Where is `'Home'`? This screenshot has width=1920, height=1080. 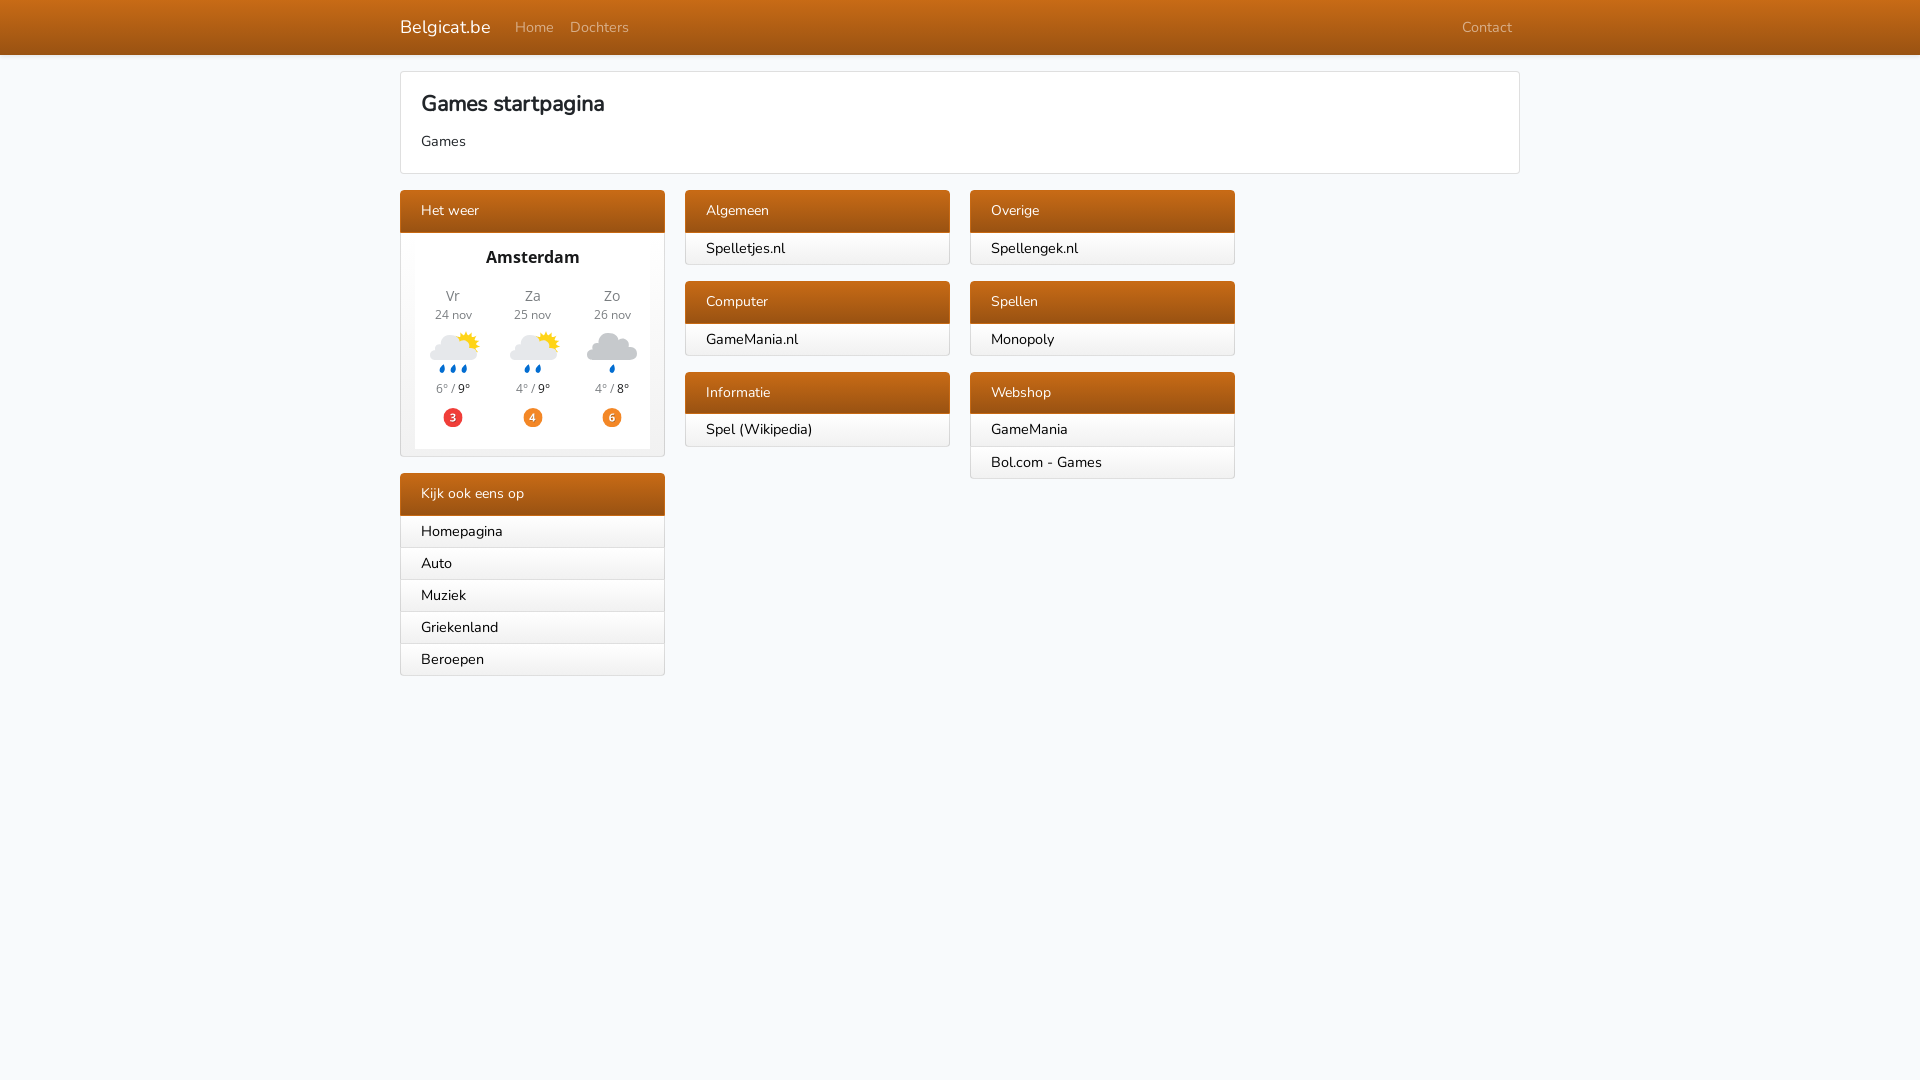
'Home' is located at coordinates (534, 27).